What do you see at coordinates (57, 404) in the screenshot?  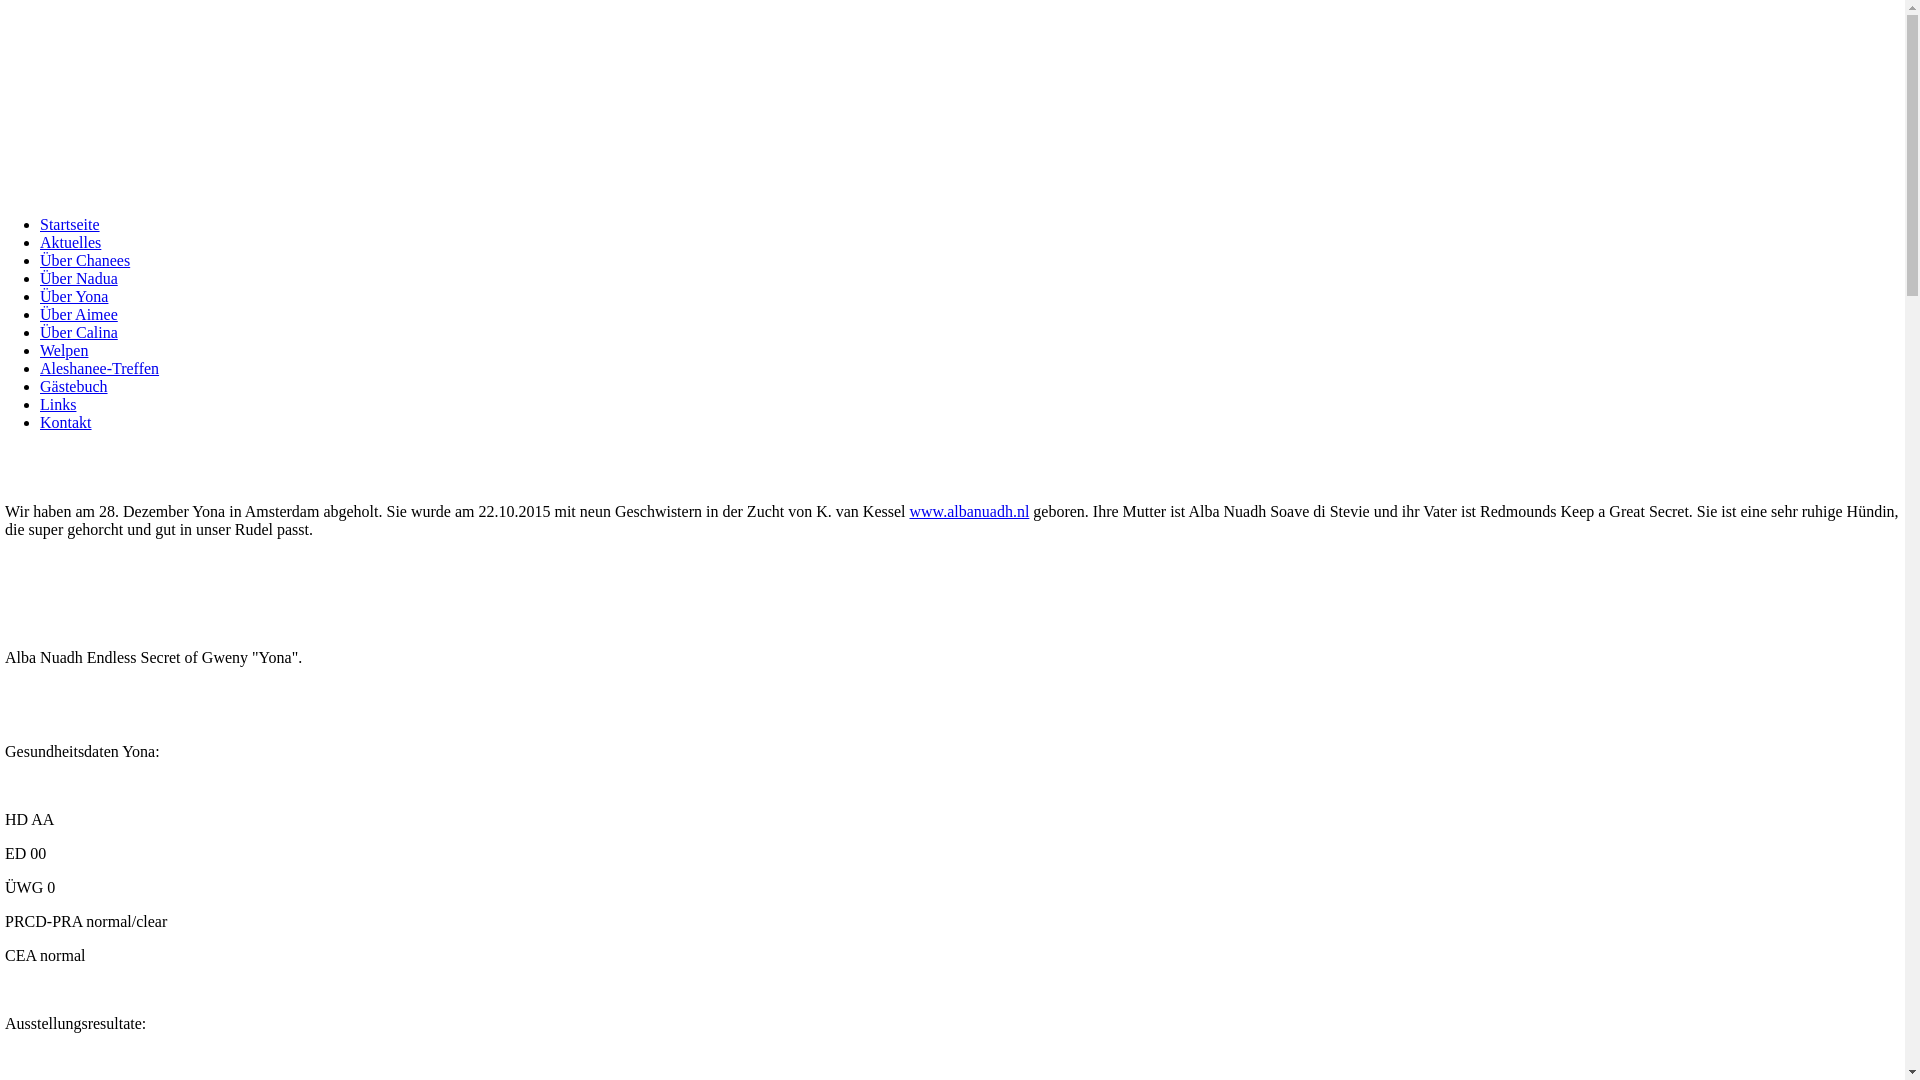 I see `'Links'` at bounding box center [57, 404].